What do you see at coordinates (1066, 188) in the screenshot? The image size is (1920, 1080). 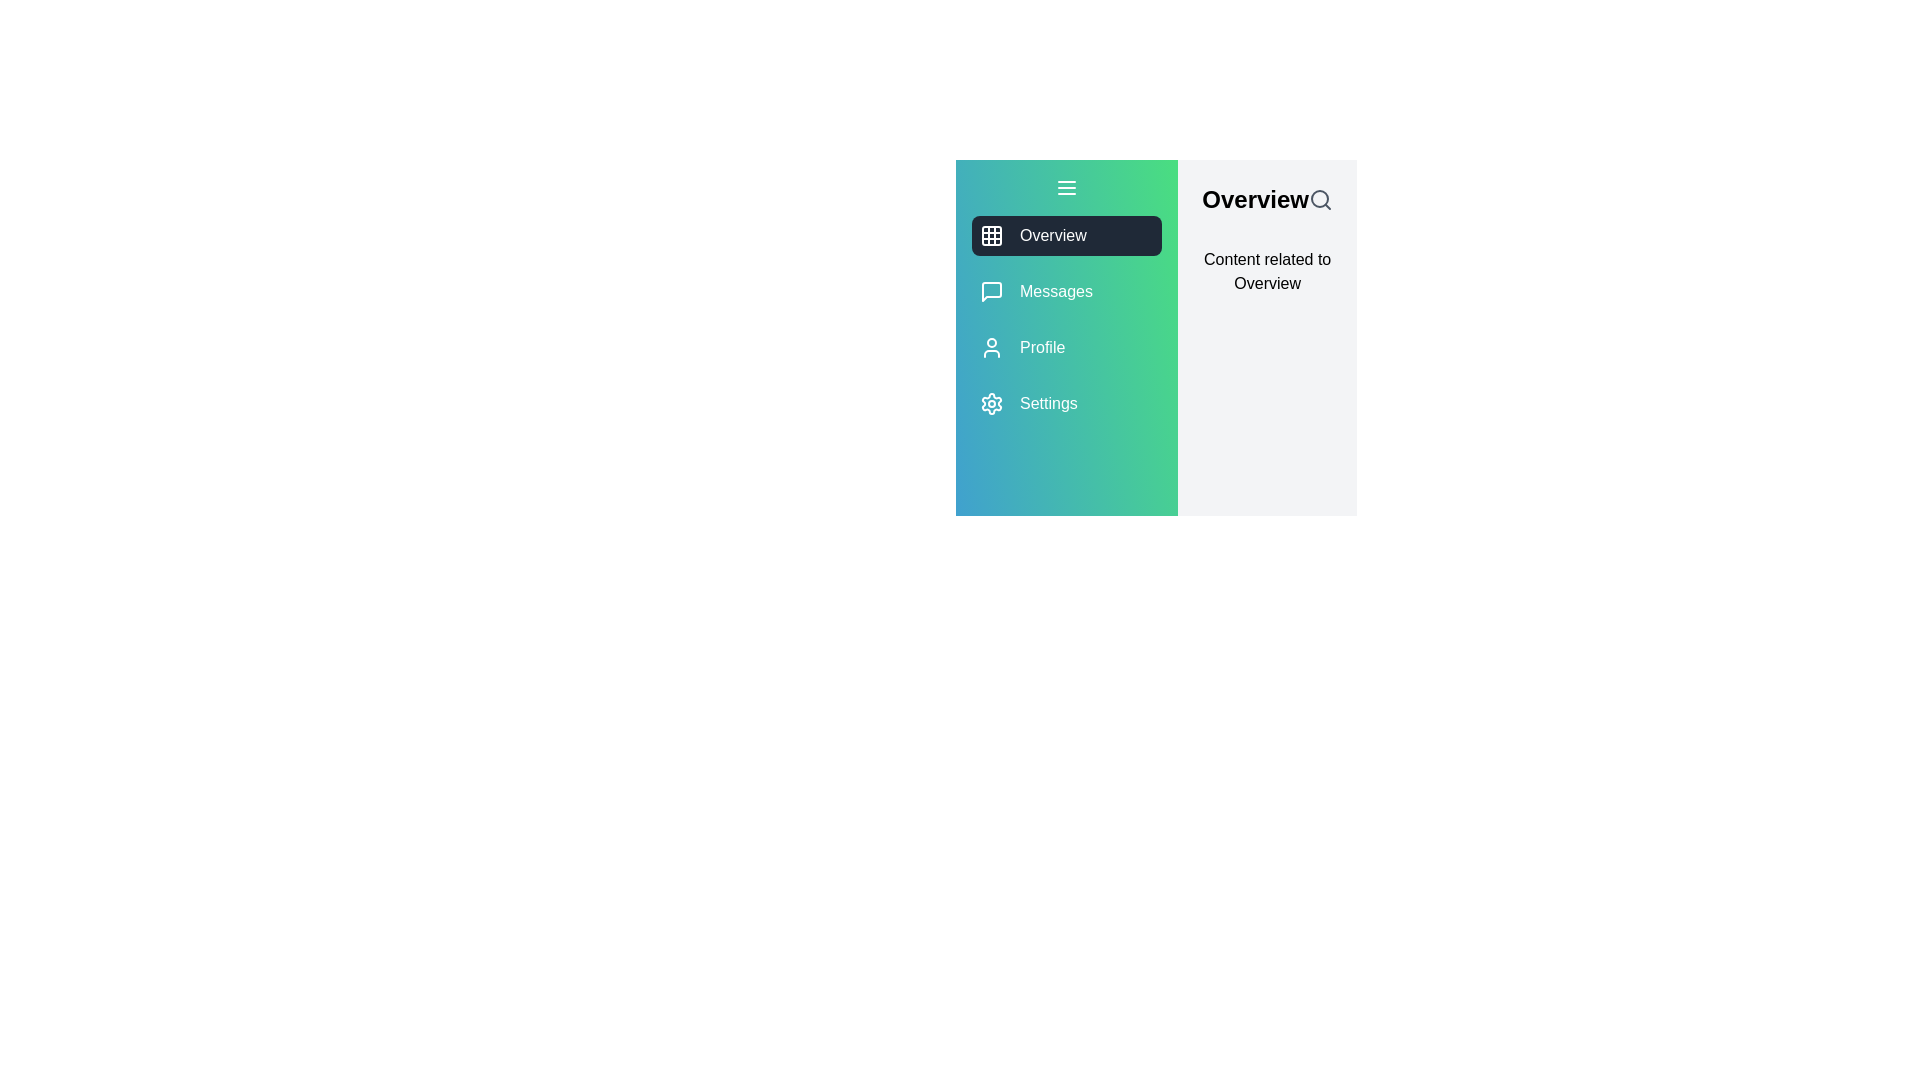 I see `the menu button to toggle the drawer menu` at bounding box center [1066, 188].